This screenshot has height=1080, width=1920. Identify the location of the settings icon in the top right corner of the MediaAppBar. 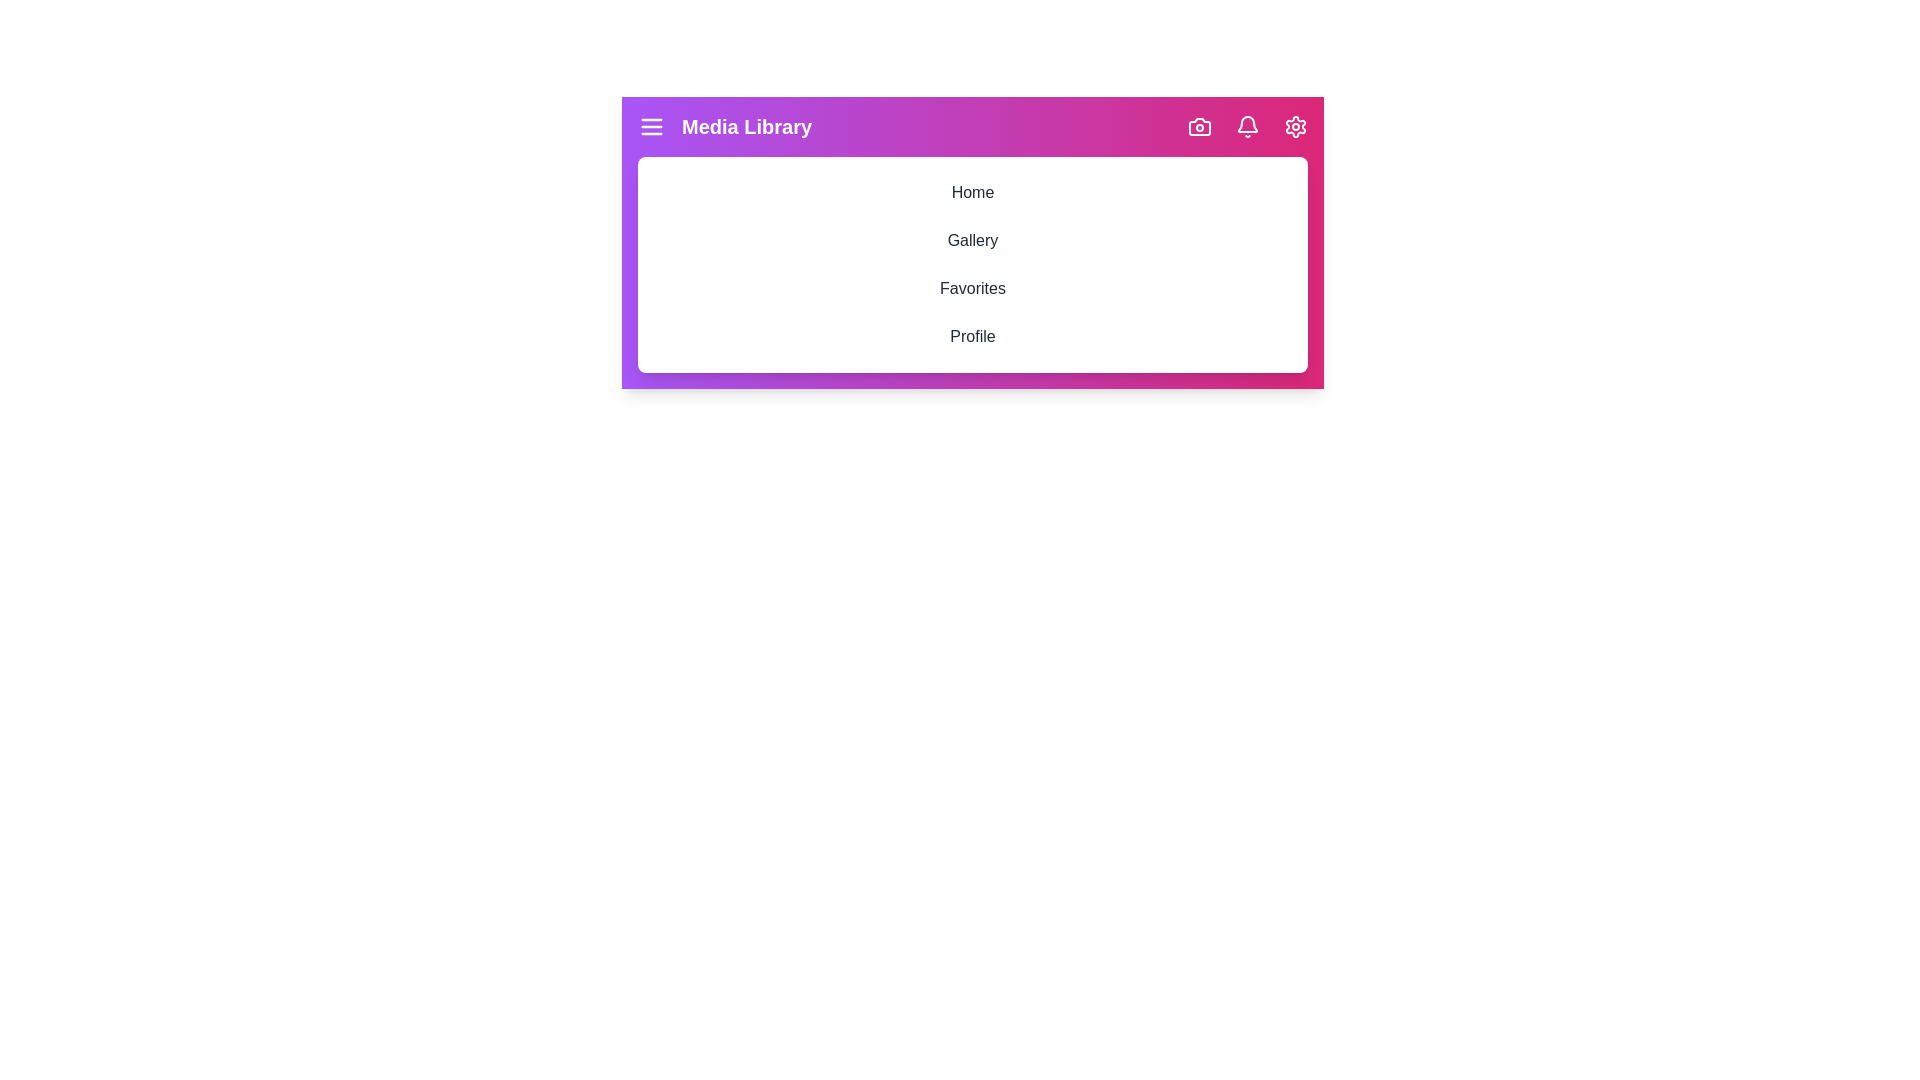
(1296, 127).